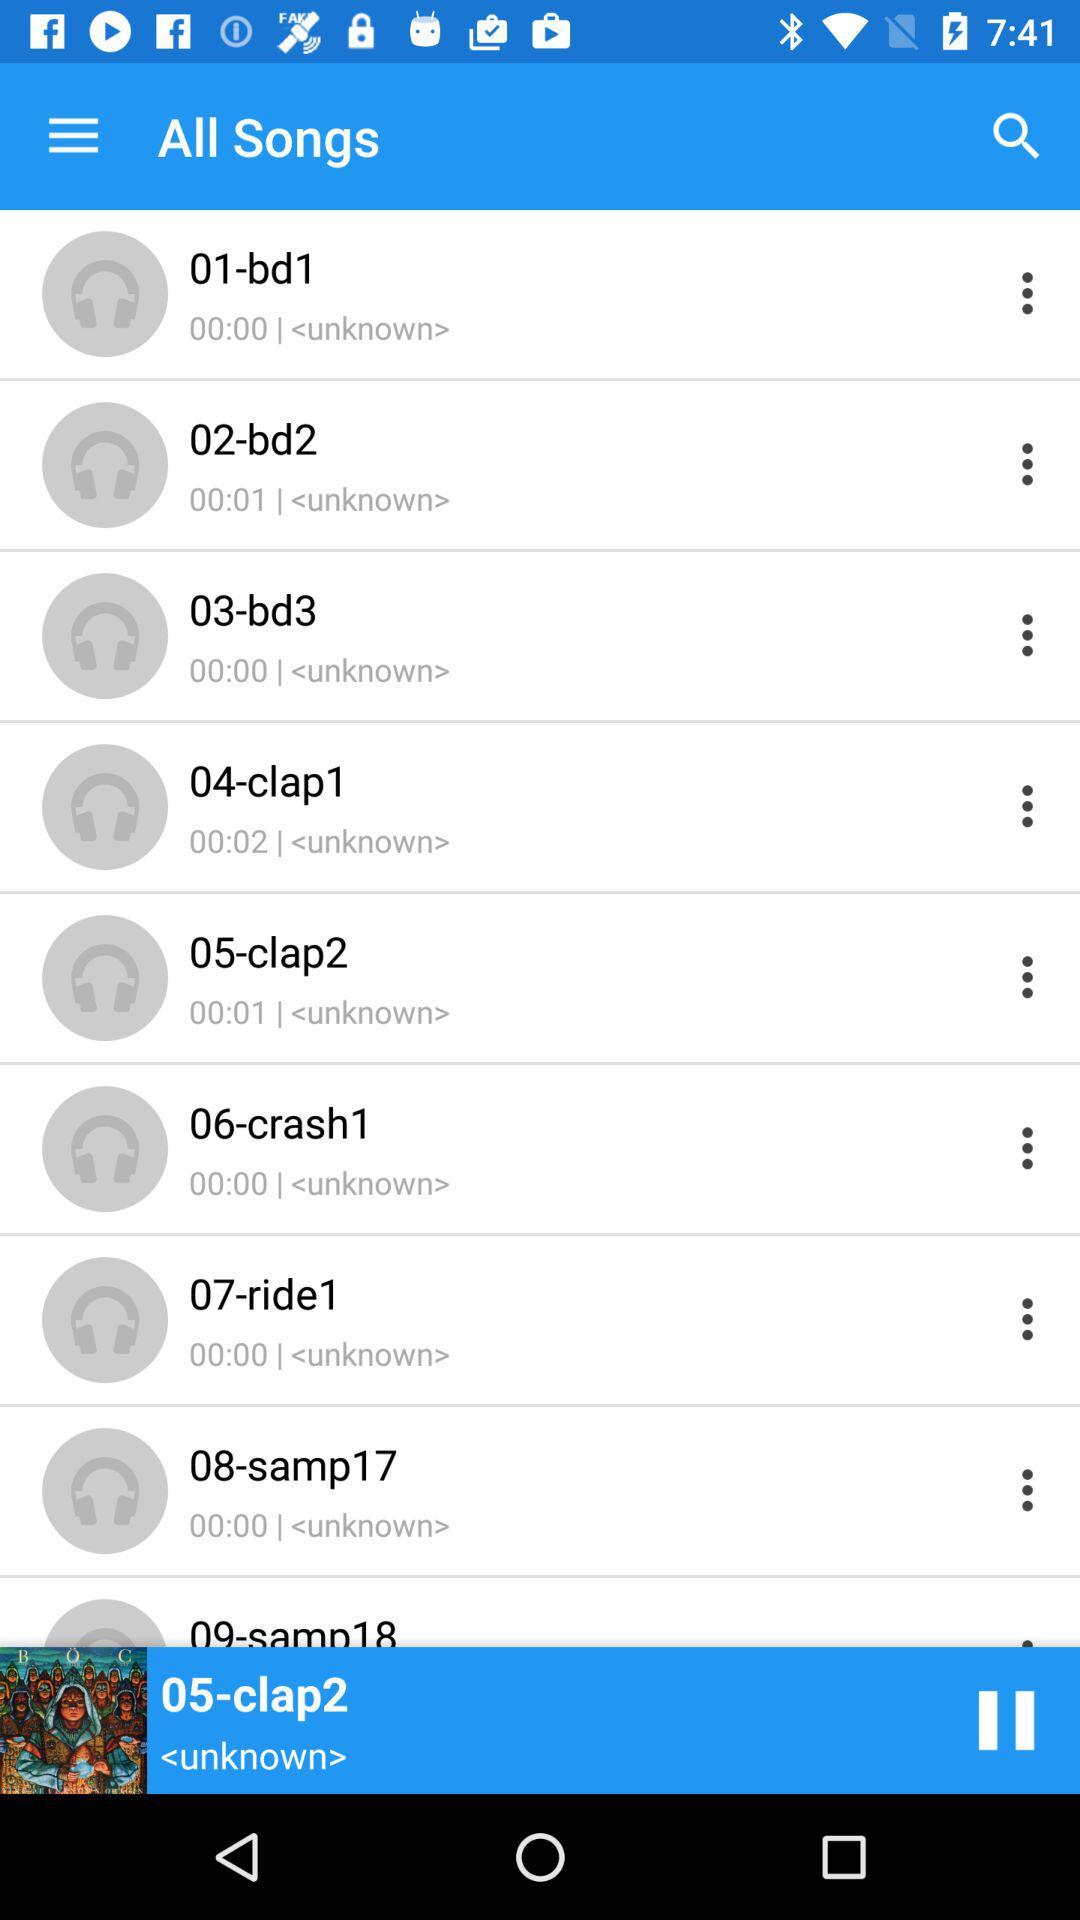 The image size is (1080, 1920). I want to click on the icon to the right of the 06-crash1 item, so click(1006, 1719).